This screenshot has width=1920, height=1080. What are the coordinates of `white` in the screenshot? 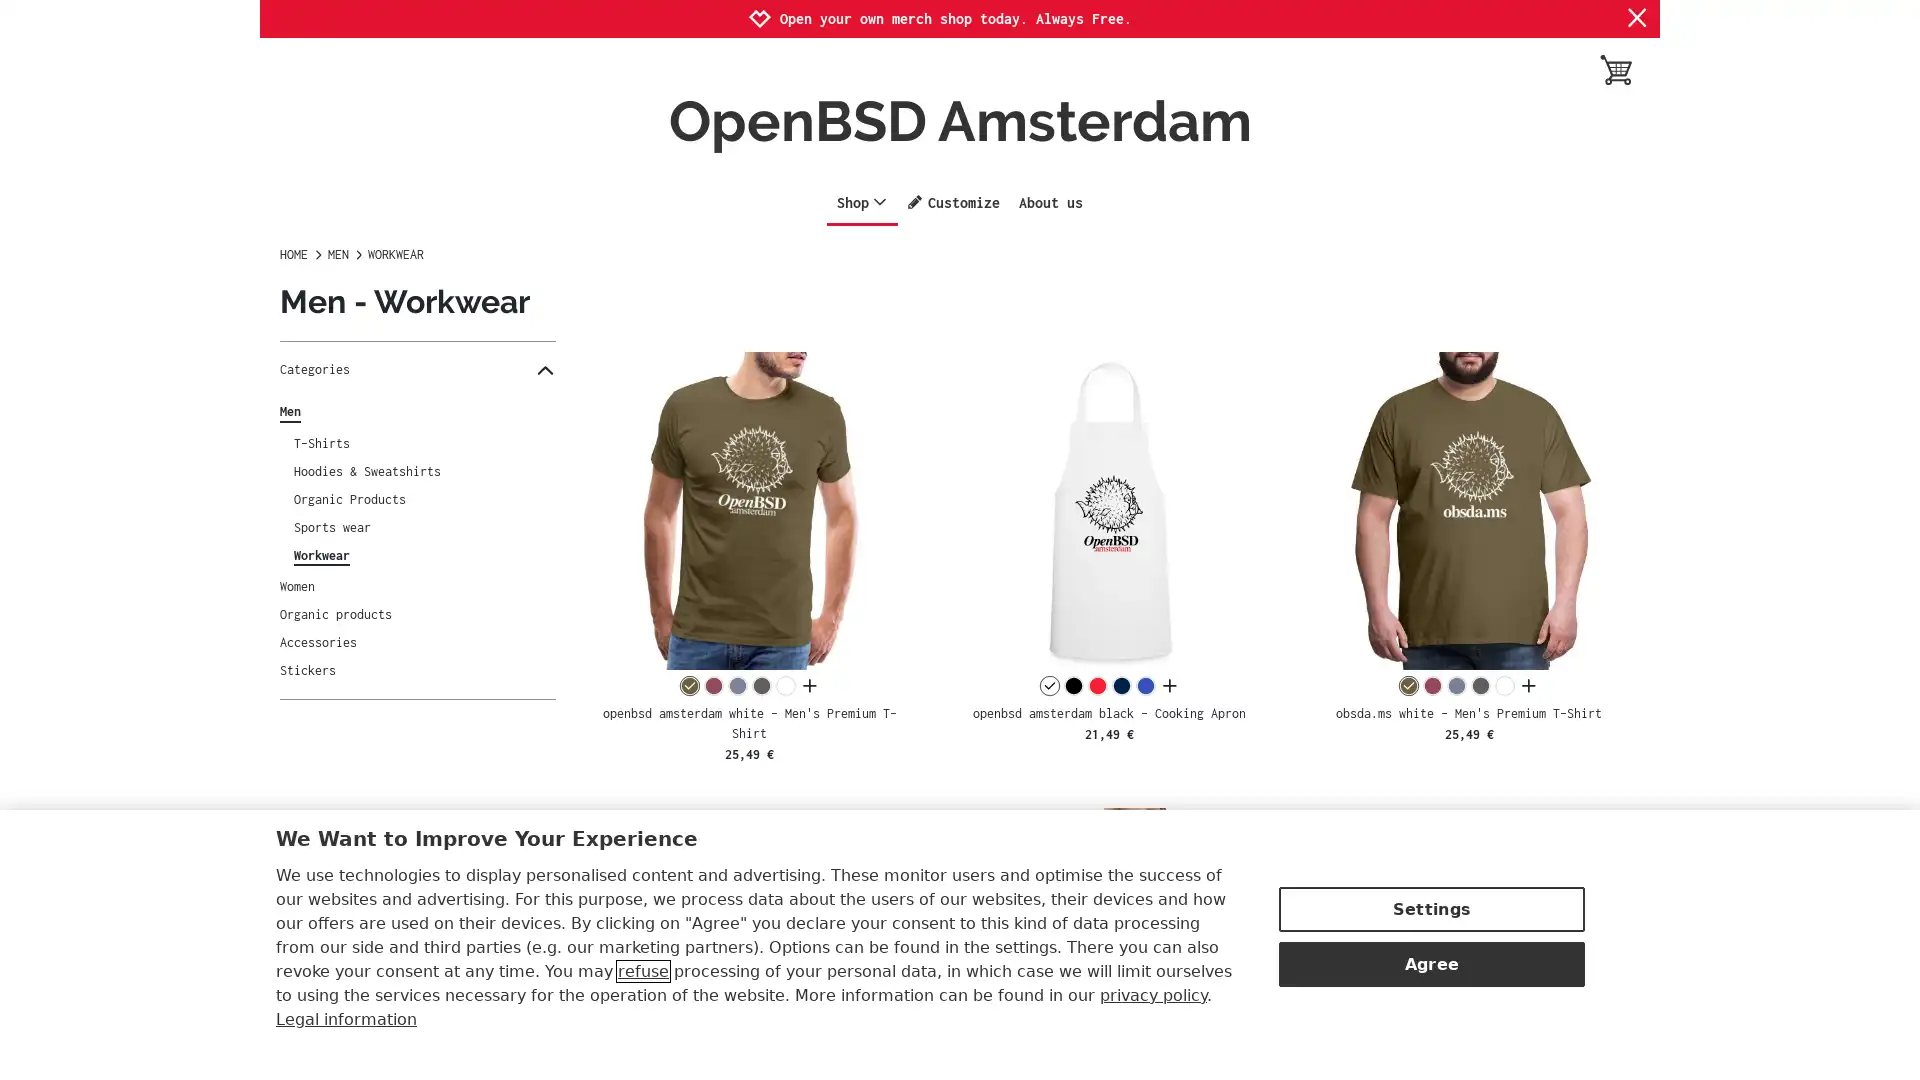 It's located at (784, 685).